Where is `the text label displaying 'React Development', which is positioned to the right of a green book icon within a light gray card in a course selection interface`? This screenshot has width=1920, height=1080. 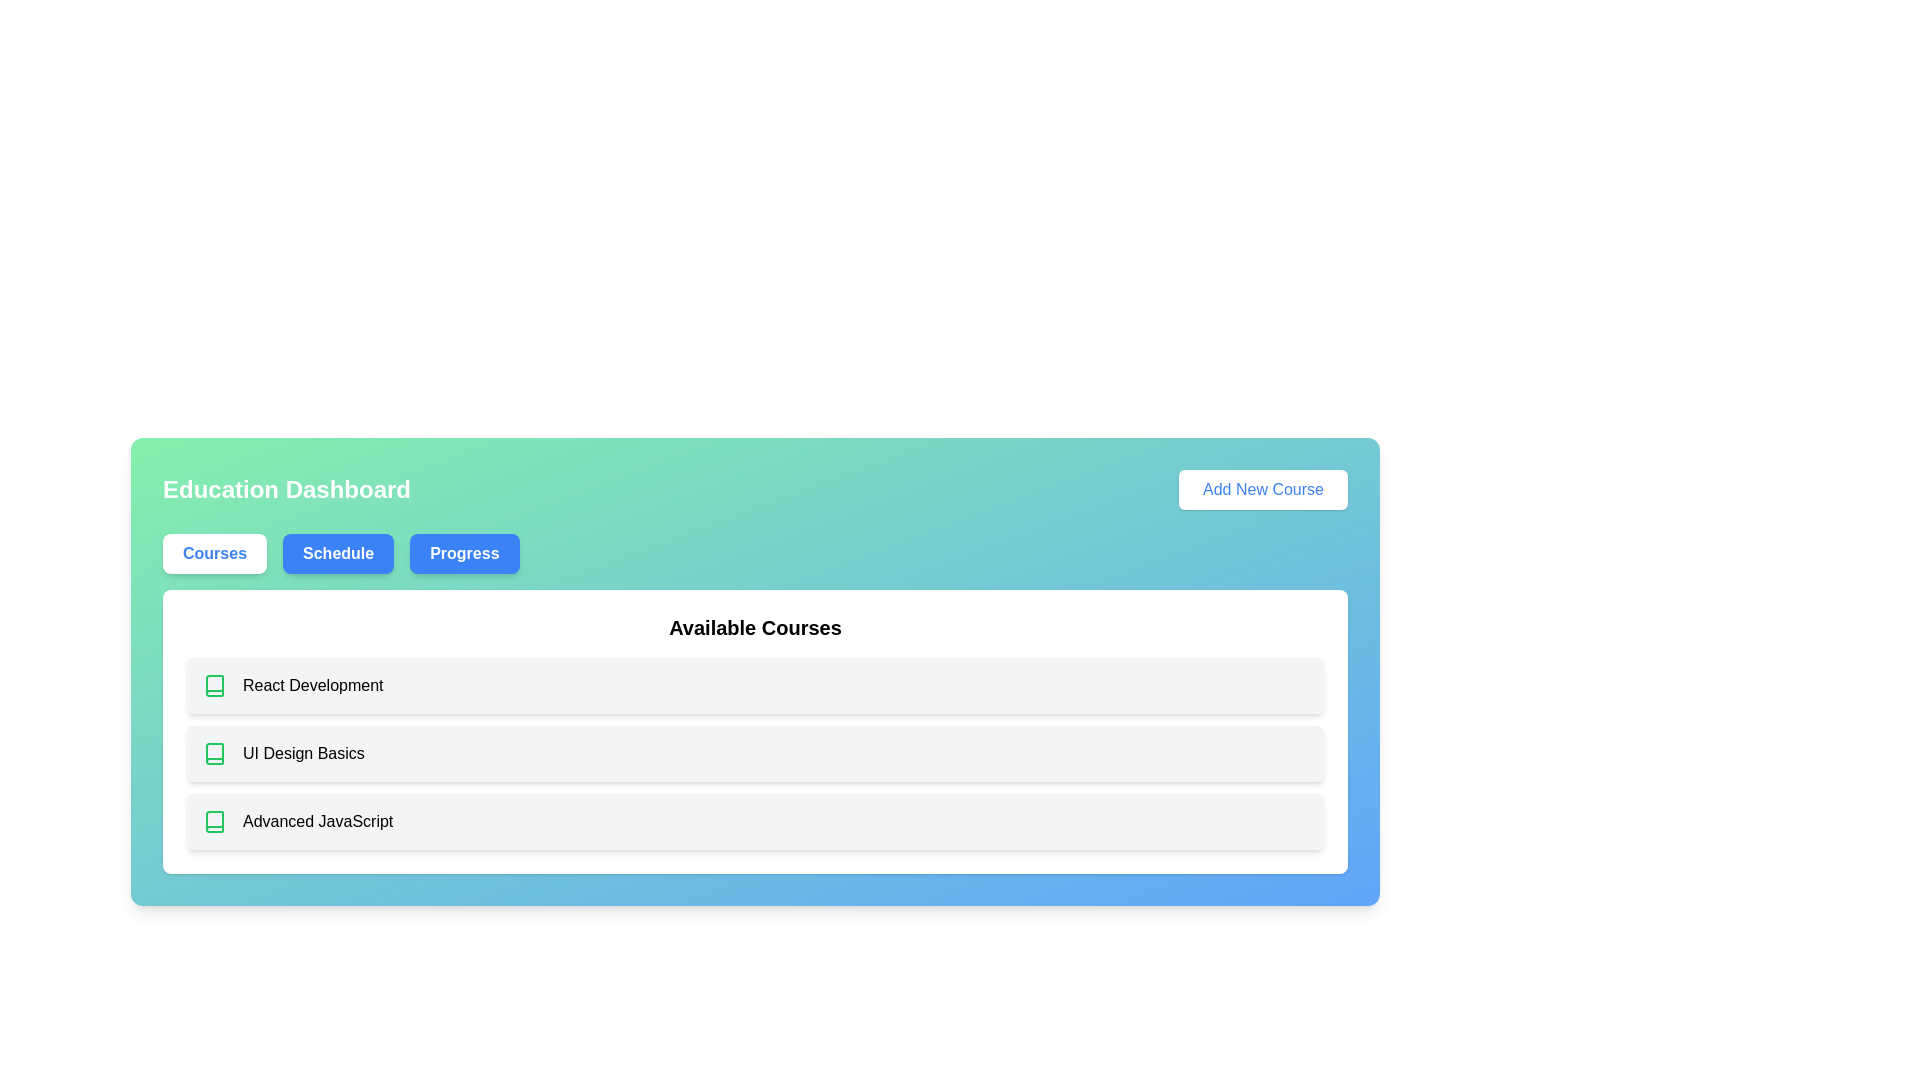
the text label displaying 'React Development', which is positioned to the right of a green book icon within a light gray card in a course selection interface is located at coordinates (312, 685).